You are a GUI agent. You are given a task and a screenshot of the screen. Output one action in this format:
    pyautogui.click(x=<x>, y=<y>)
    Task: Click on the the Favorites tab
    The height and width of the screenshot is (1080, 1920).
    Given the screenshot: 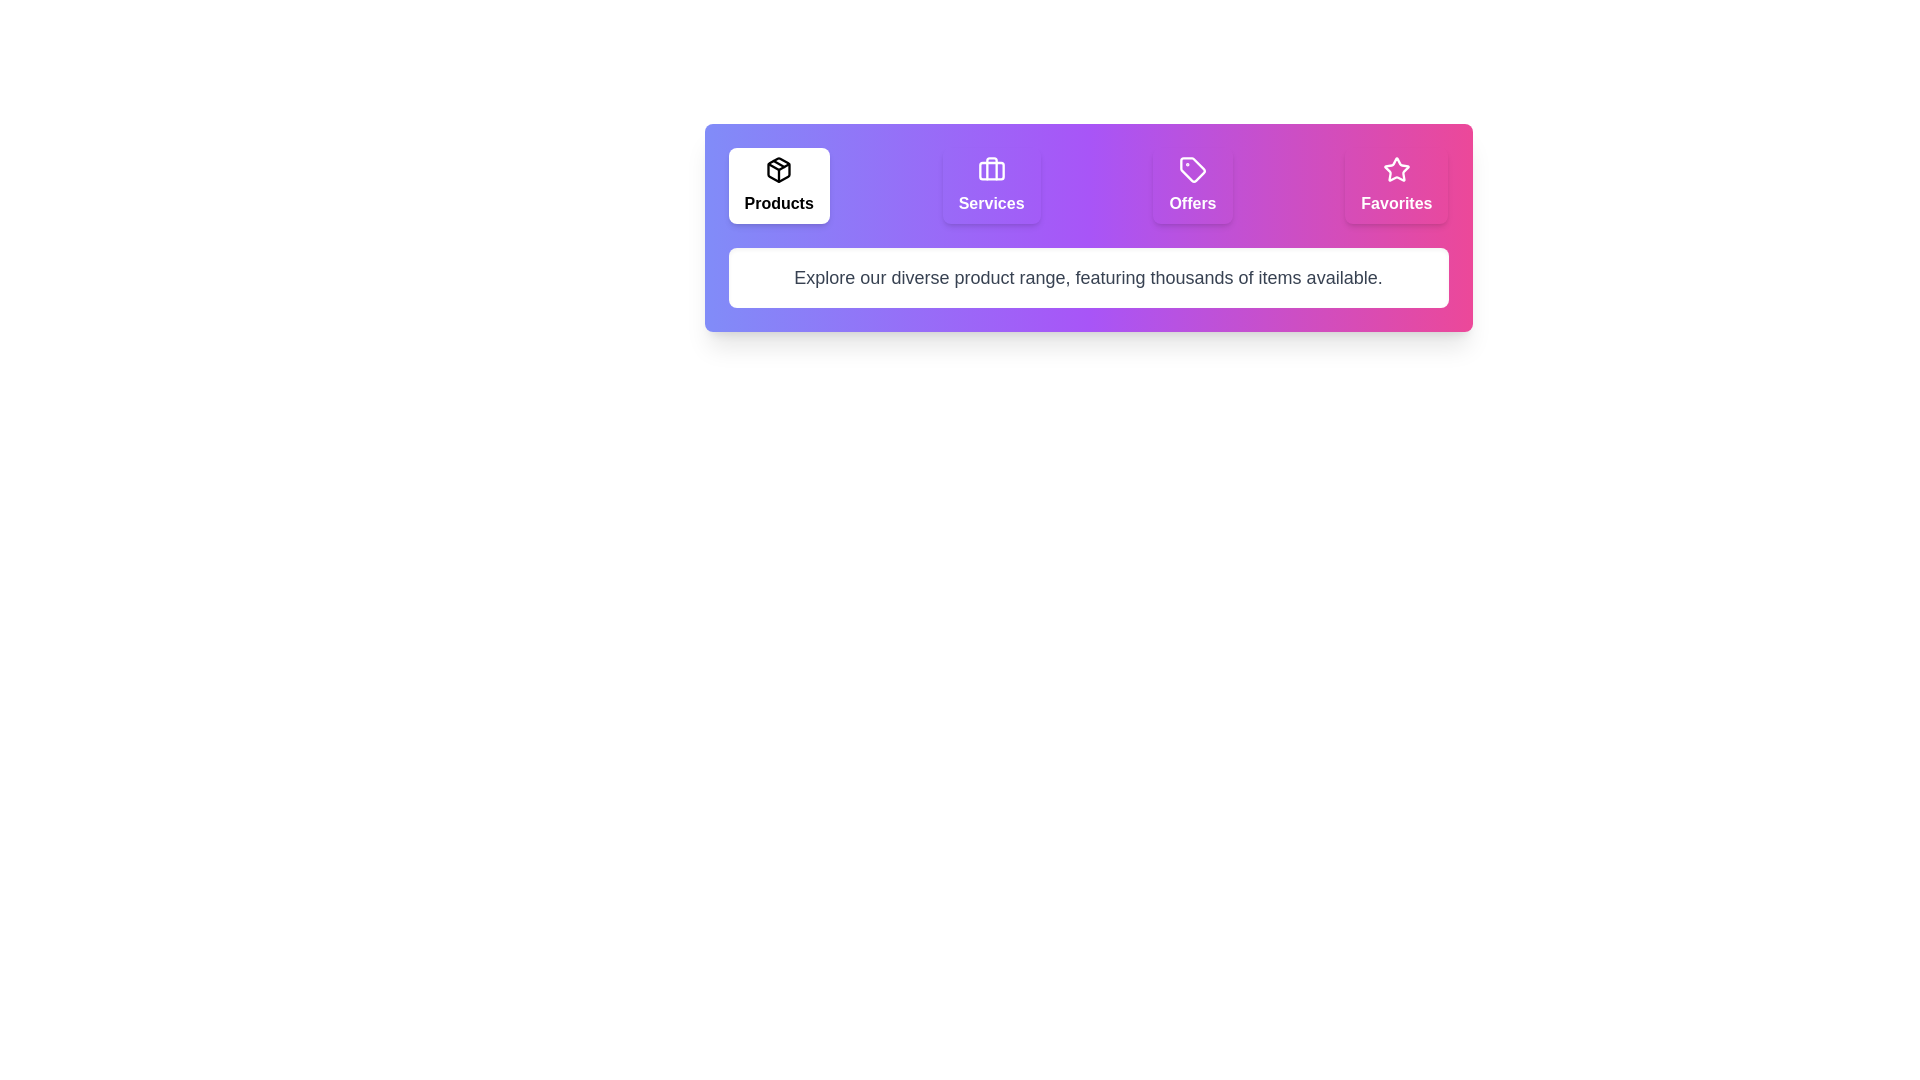 What is the action you would take?
    pyautogui.click(x=1395, y=185)
    